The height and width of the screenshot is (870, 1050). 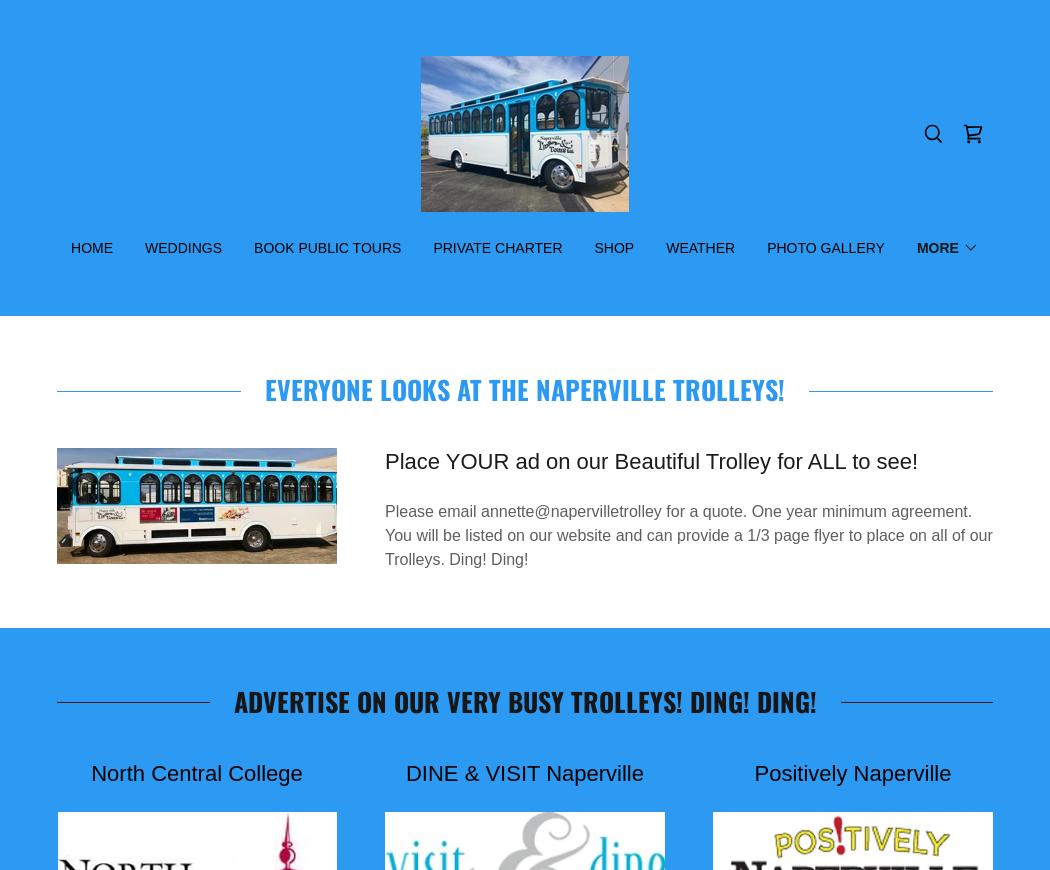 I want to click on 'Home', so click(x=91, y=248).